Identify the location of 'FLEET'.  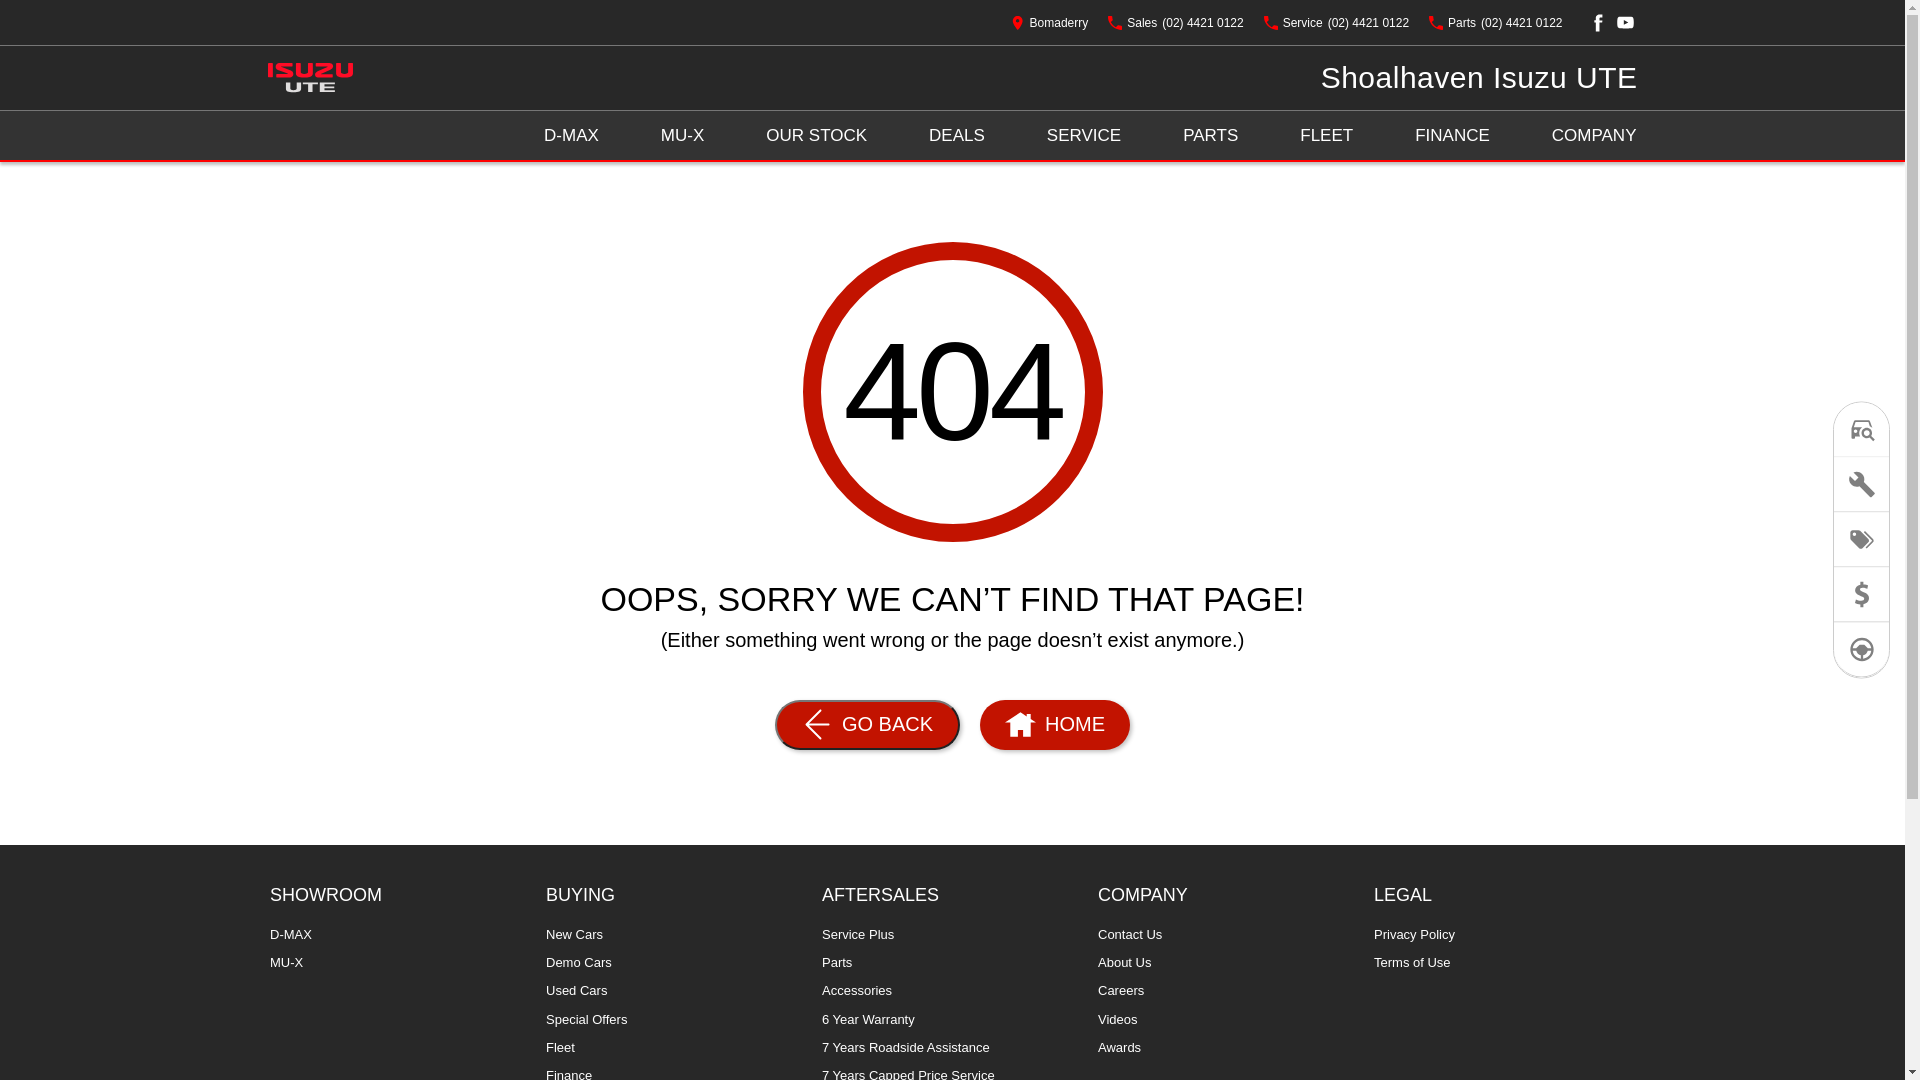
(1283, 135).